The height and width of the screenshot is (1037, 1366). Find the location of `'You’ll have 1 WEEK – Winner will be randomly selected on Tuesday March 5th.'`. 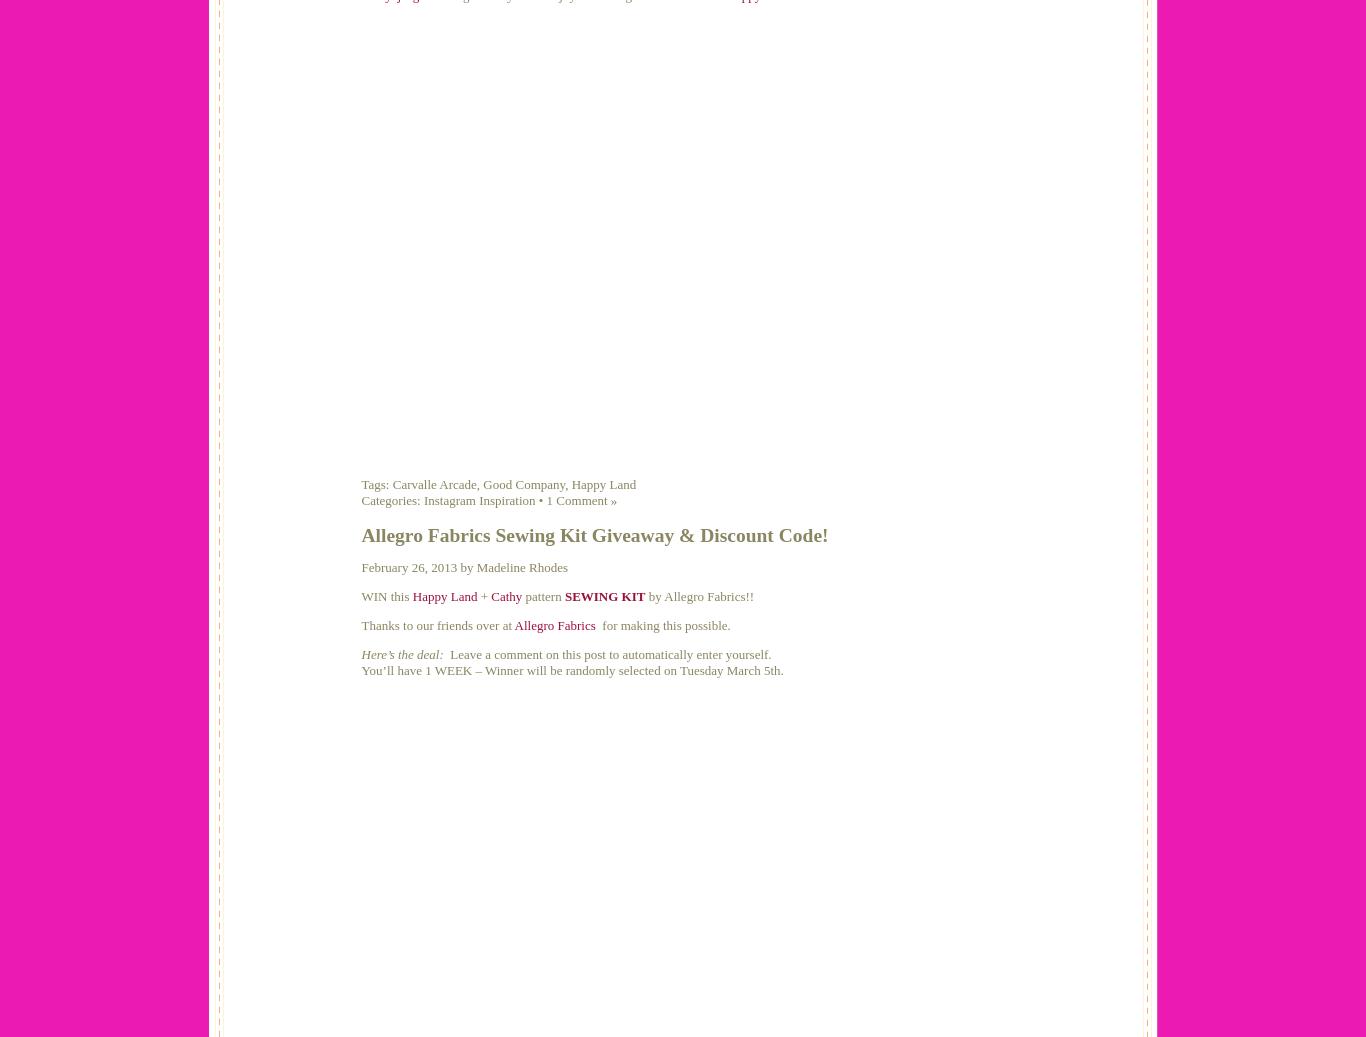

'You’ll have 1 WEEK – Winner will be randomly selected on Tuesday March 5th.' is located at coordinates (570, 669).